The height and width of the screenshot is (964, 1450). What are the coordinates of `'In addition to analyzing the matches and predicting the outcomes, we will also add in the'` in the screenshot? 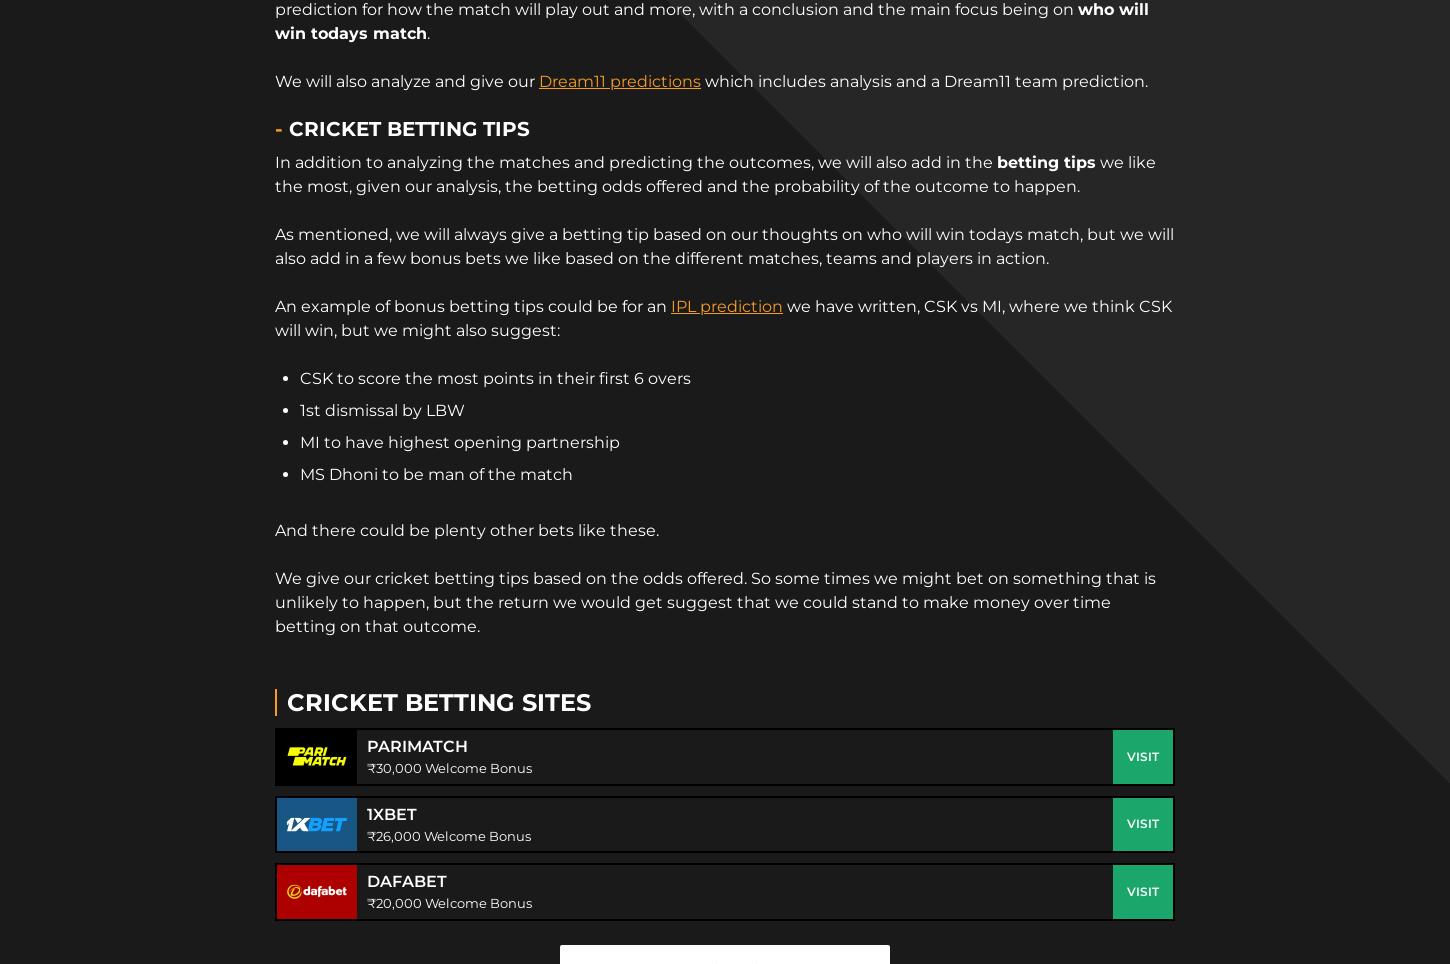 It's located at (634, 160).